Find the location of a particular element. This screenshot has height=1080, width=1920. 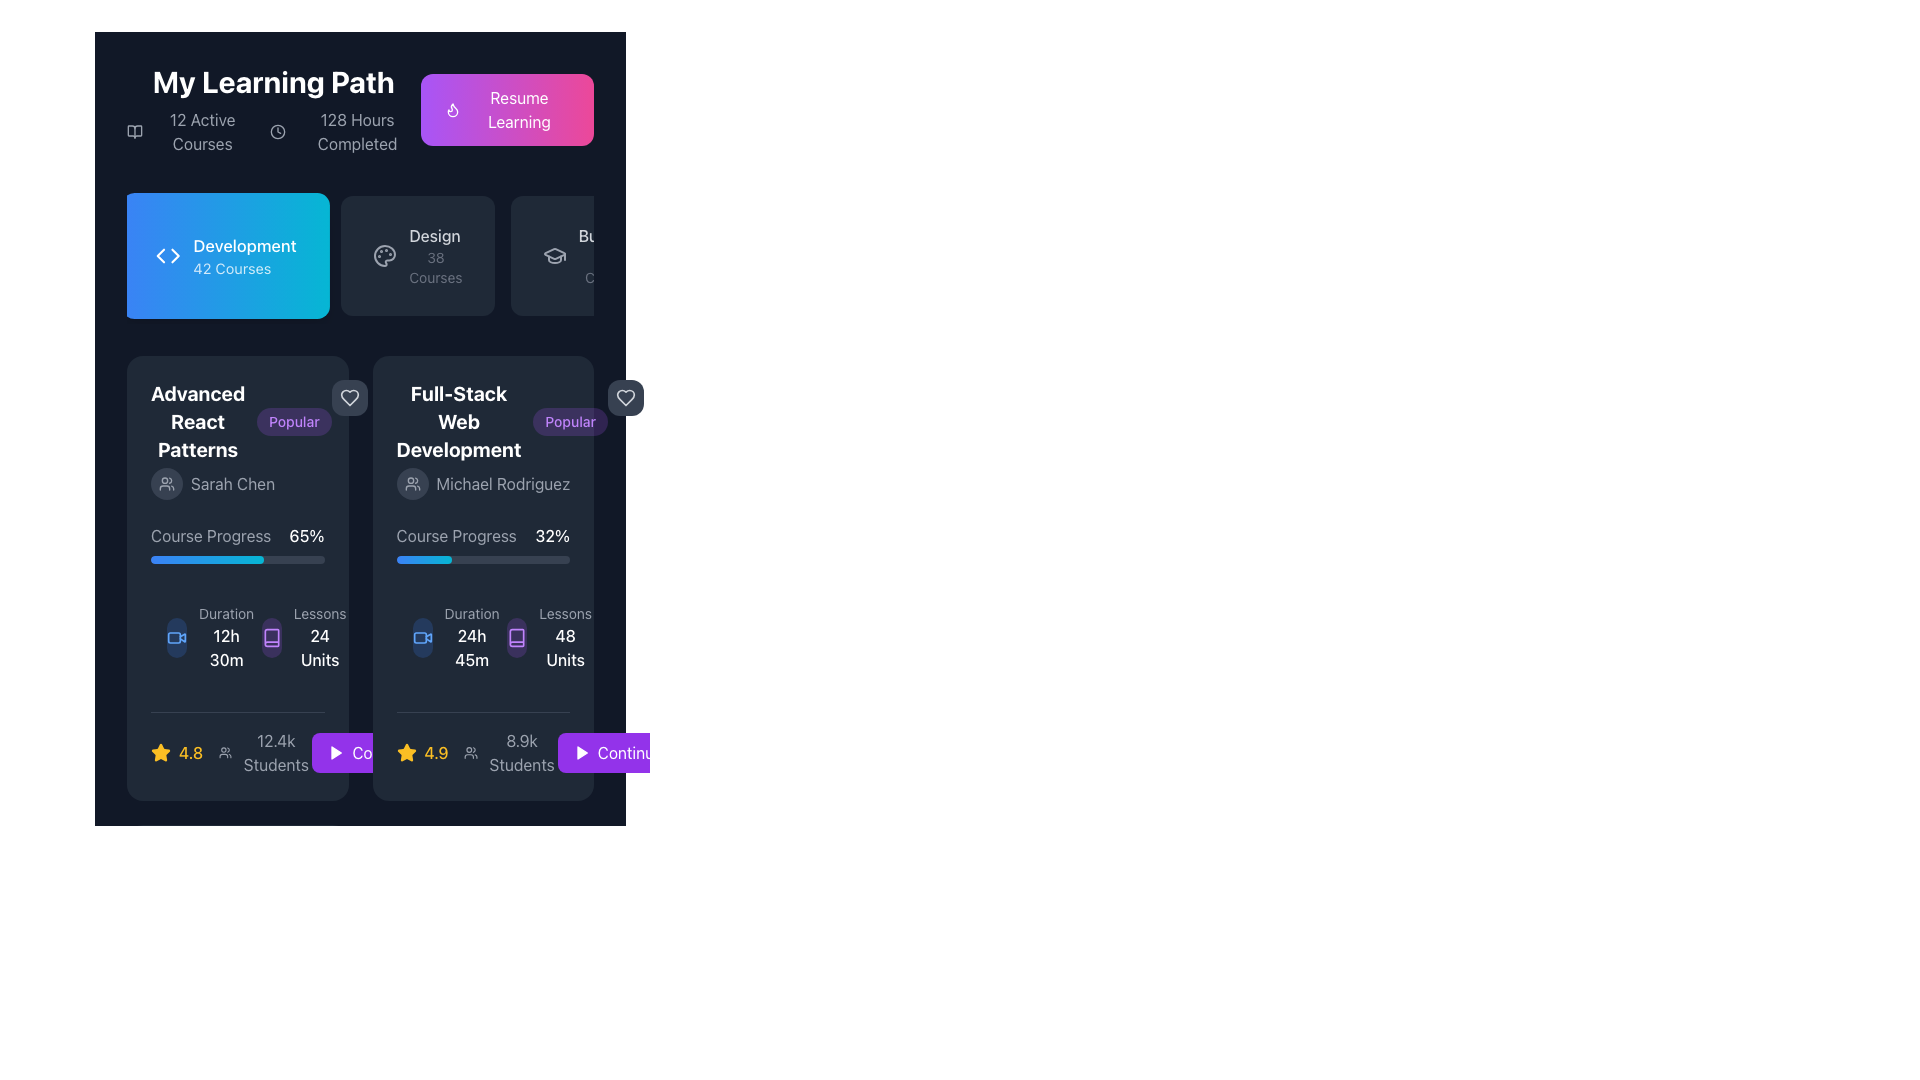

the video camera icon with a blue outline and recording indicator located on the 'Full-Stack Web Development' card in the bottom section is located at coordinates (177, 637).